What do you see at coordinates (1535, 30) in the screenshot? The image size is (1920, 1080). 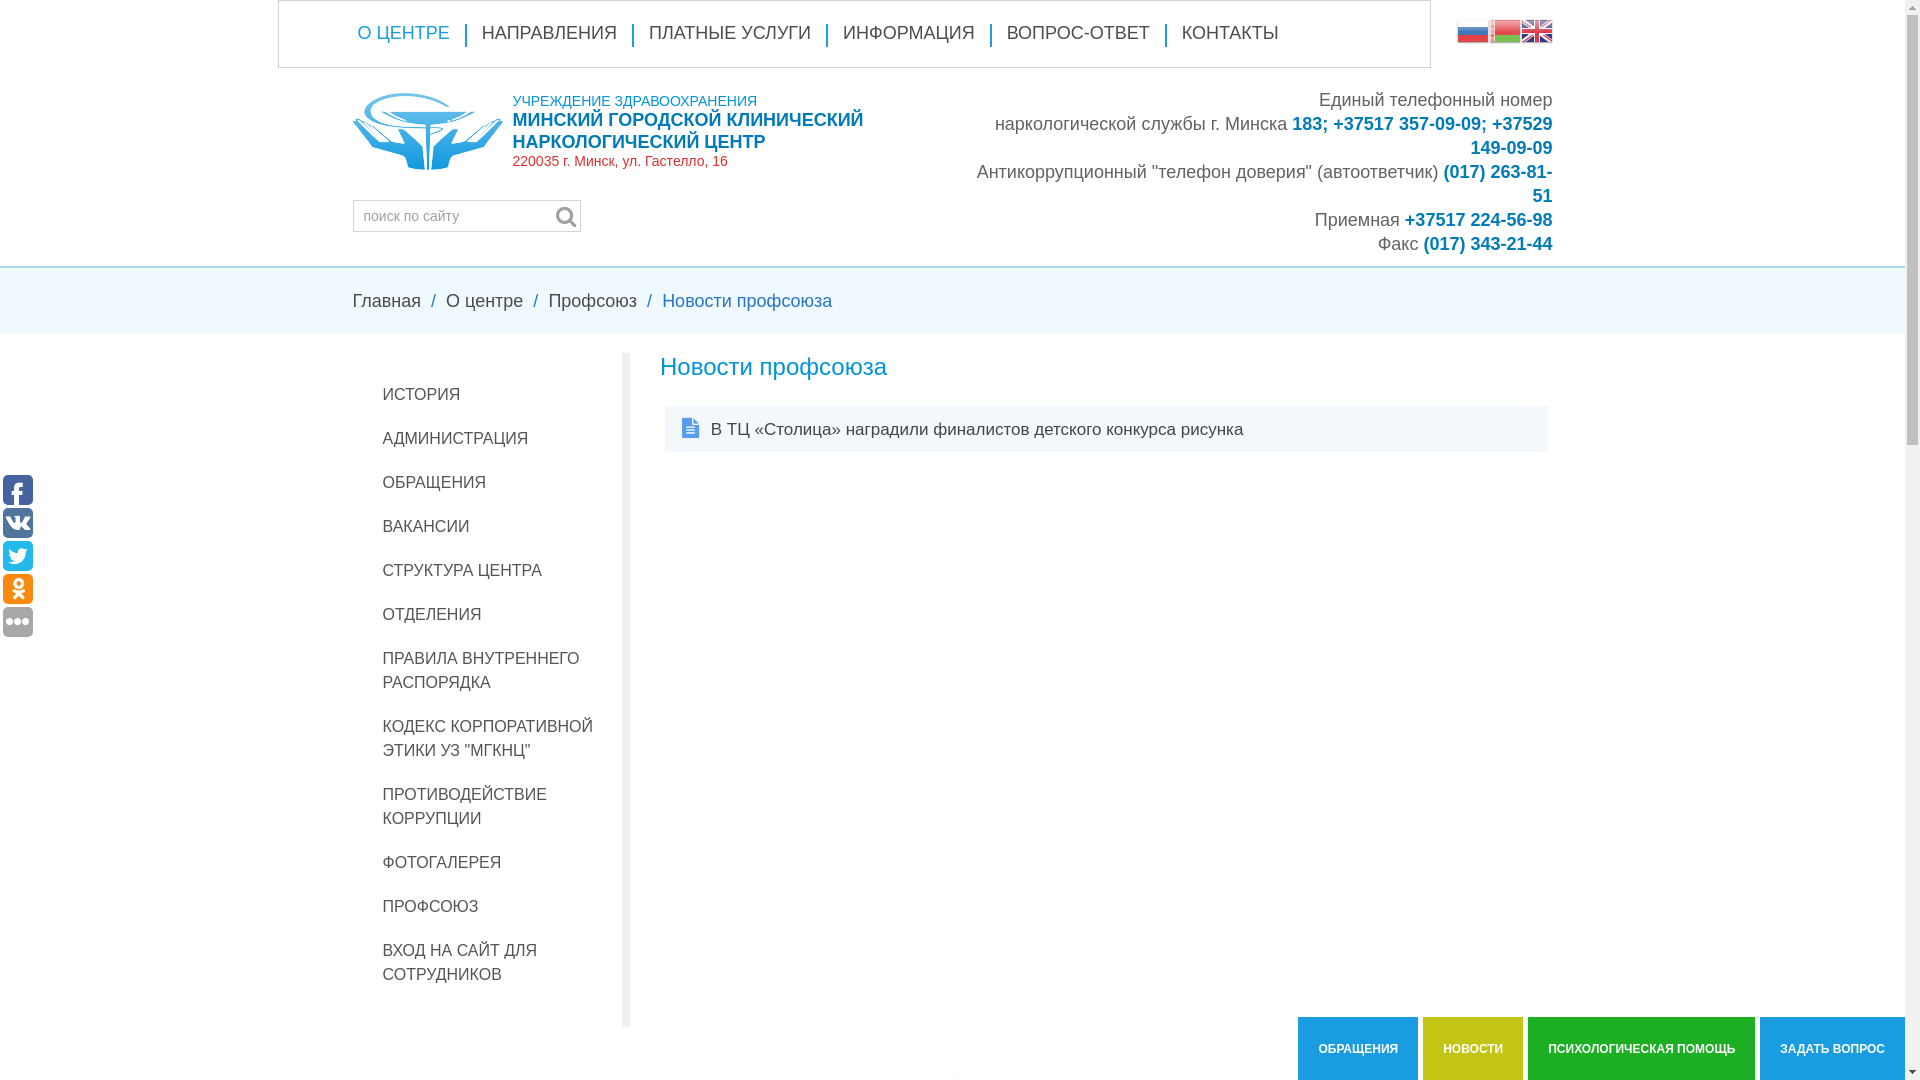 I see `'English'` at bounding box center [1535, 30].